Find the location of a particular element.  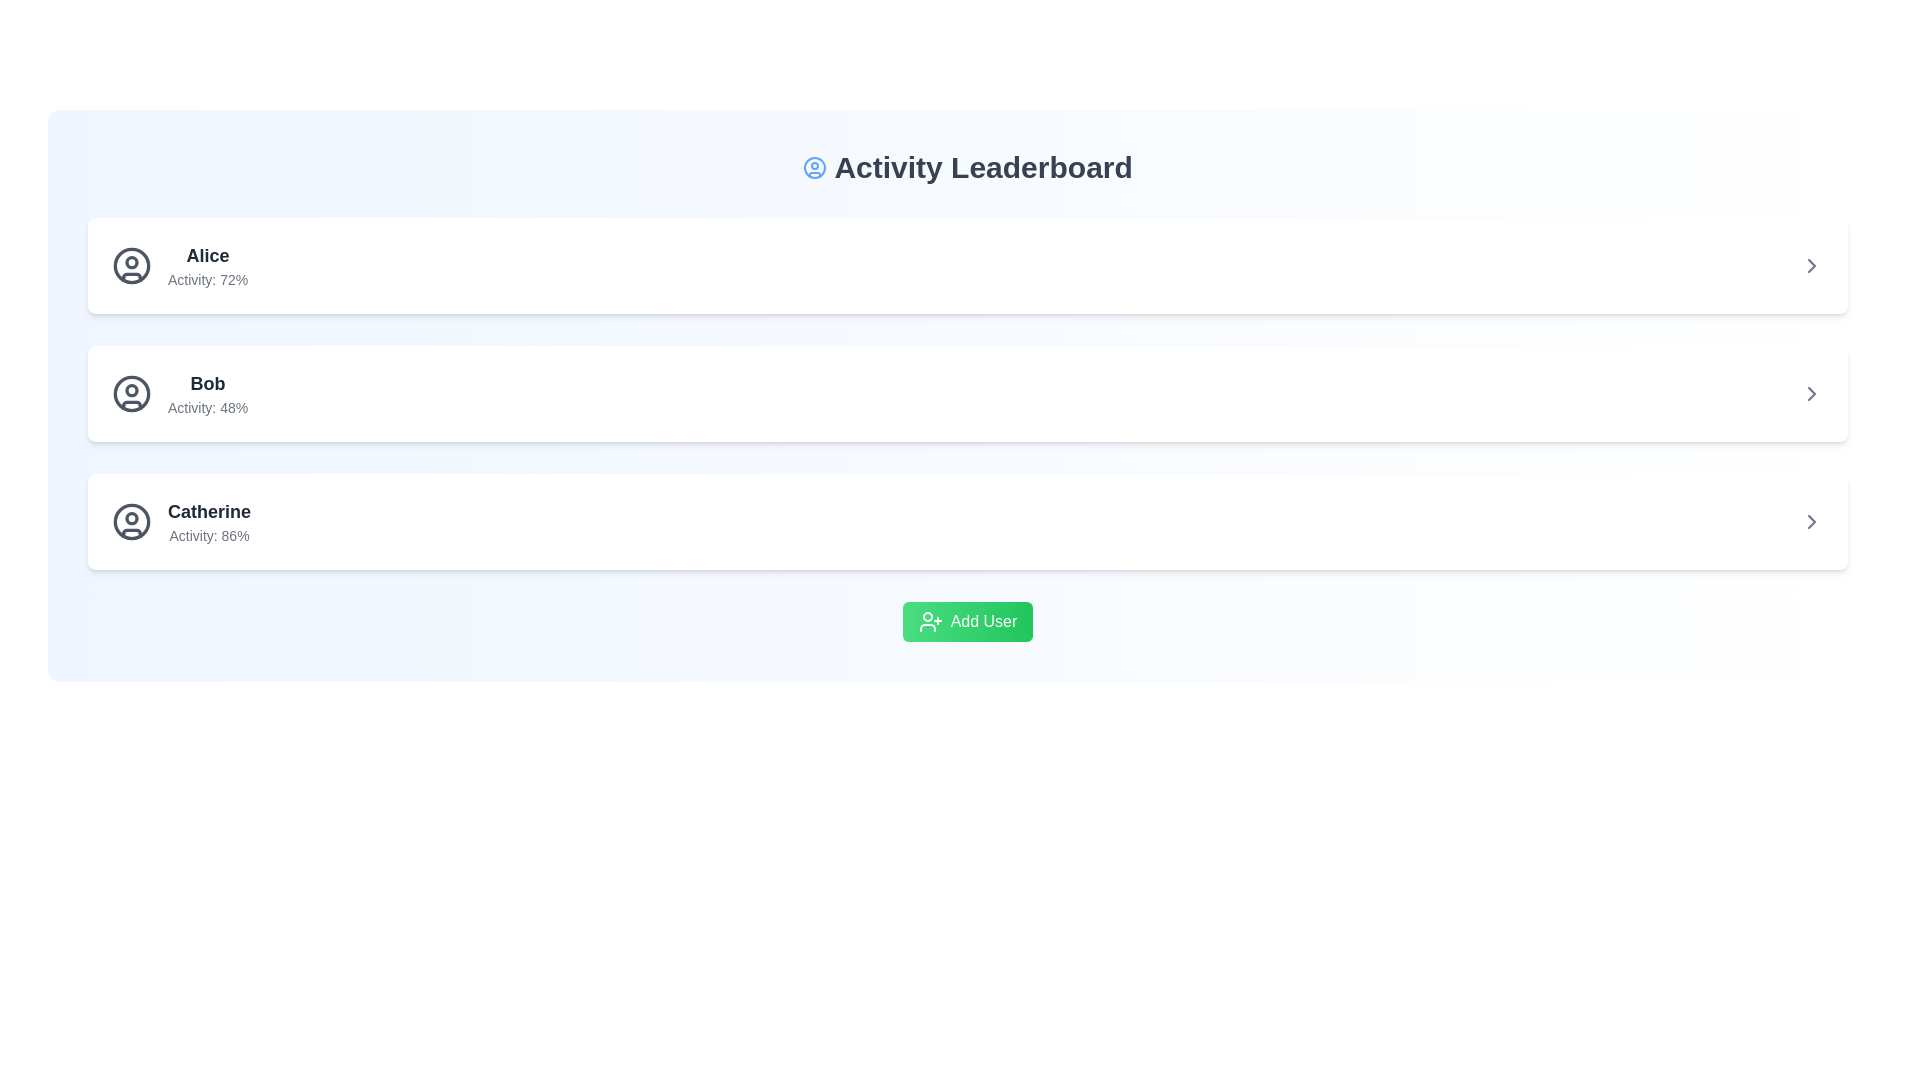

the user icon with a '+' sign within the 'Add User' button, located at the bottom center of the interface is located at coordinates (929, 620).